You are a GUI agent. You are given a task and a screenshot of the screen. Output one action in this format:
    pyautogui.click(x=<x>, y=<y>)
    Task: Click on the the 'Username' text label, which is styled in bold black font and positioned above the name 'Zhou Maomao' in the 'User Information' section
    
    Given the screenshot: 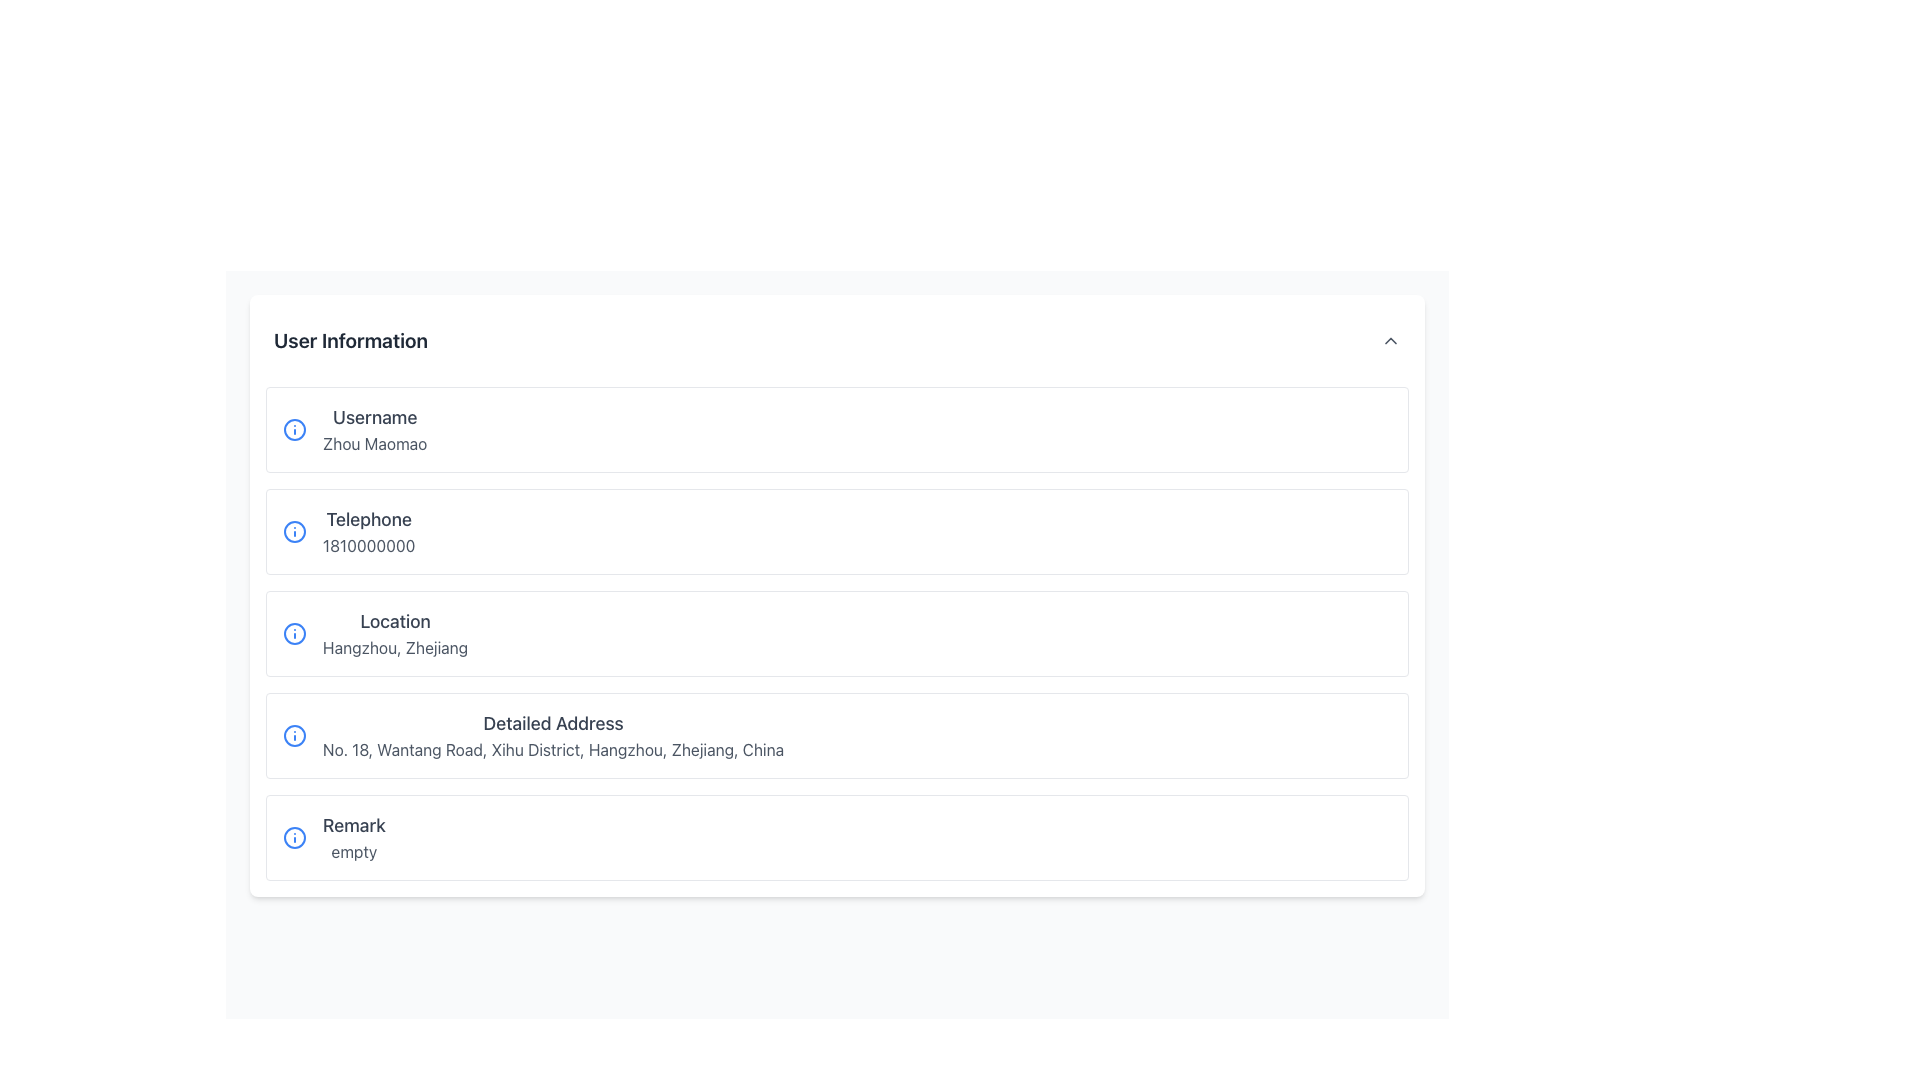 What is the action you would take?
    pyautogui.click(x=375, y=416)
    